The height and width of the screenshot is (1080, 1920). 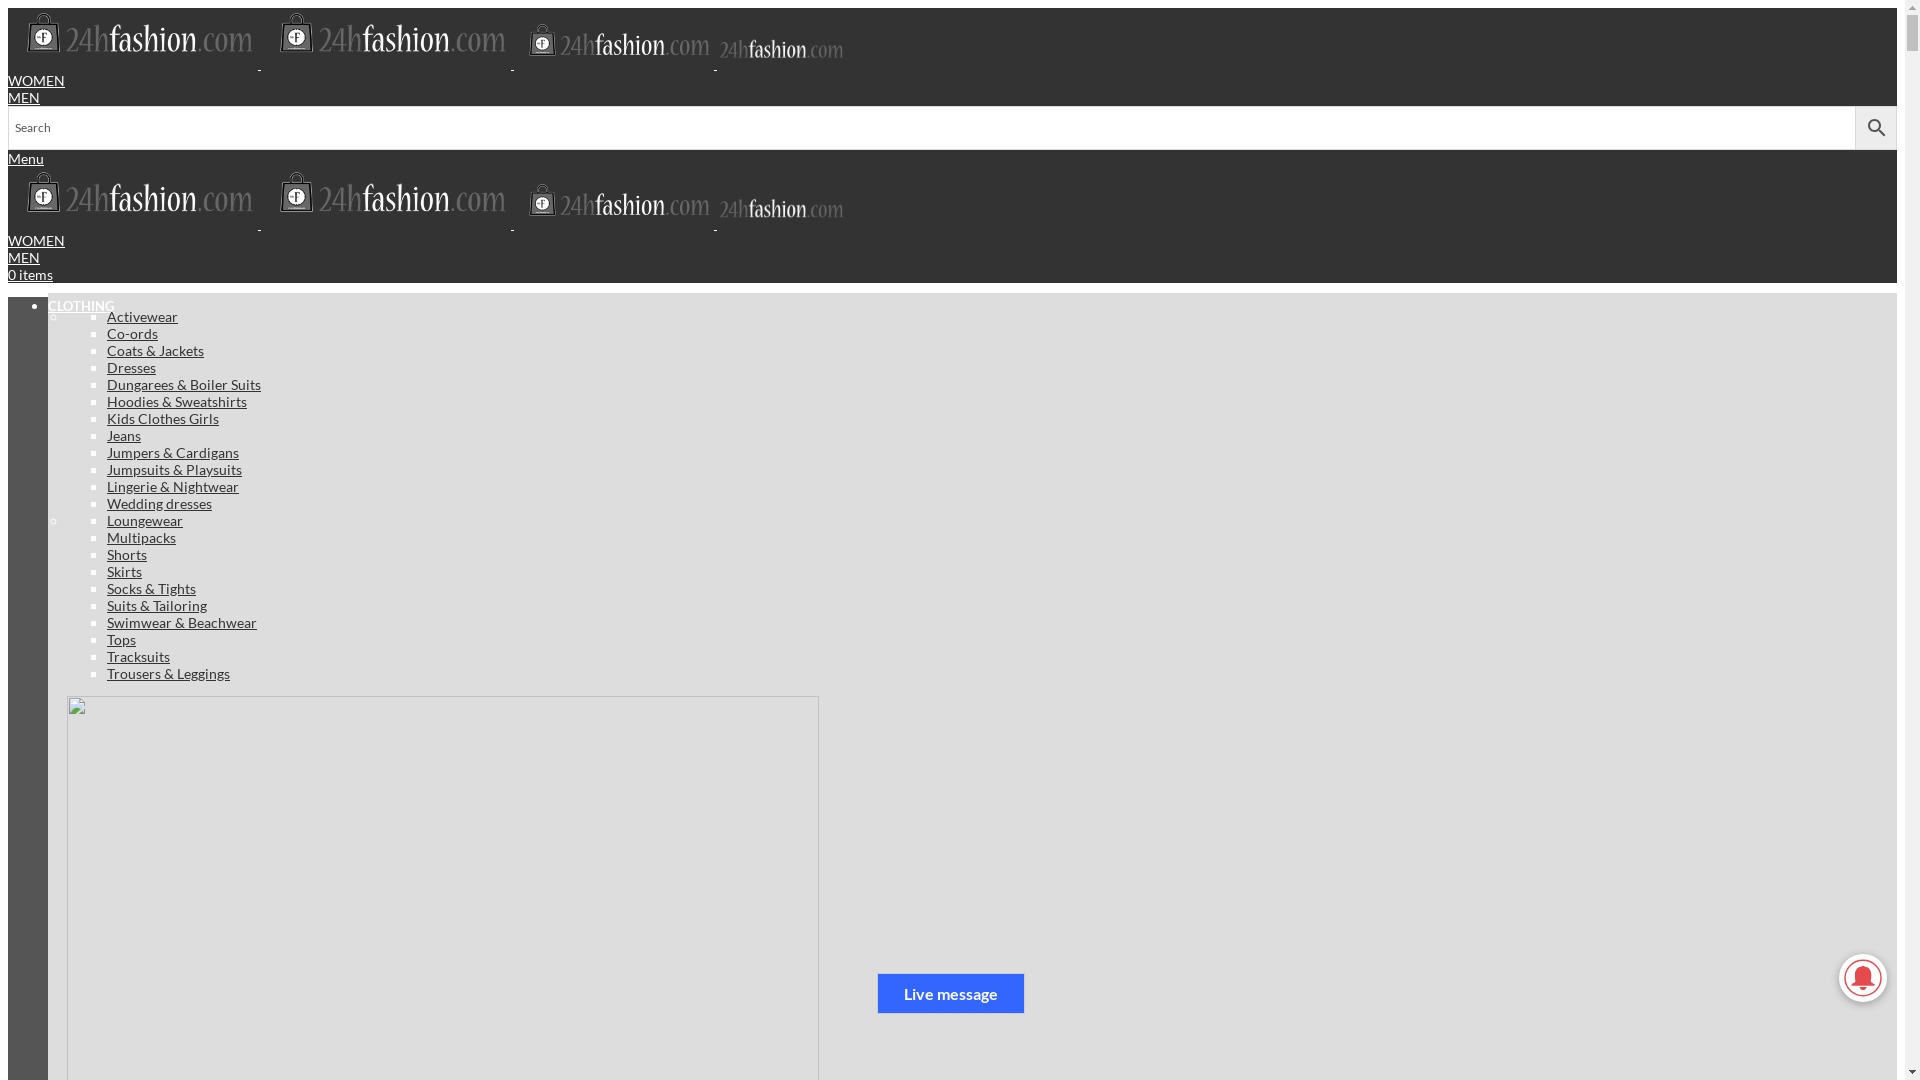 What do you see at coordinates (163, 417) in the screenshot?
I see `'Kids Clothes Girls'` at bounding box center [163, 417].